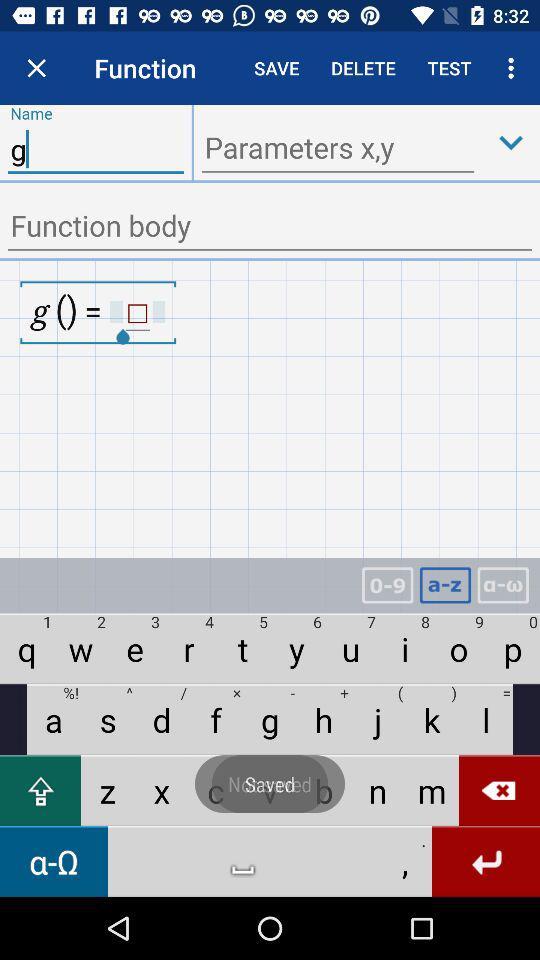 This screenshot has height=960, width=540. I want to click on function body, so click(270, 227).